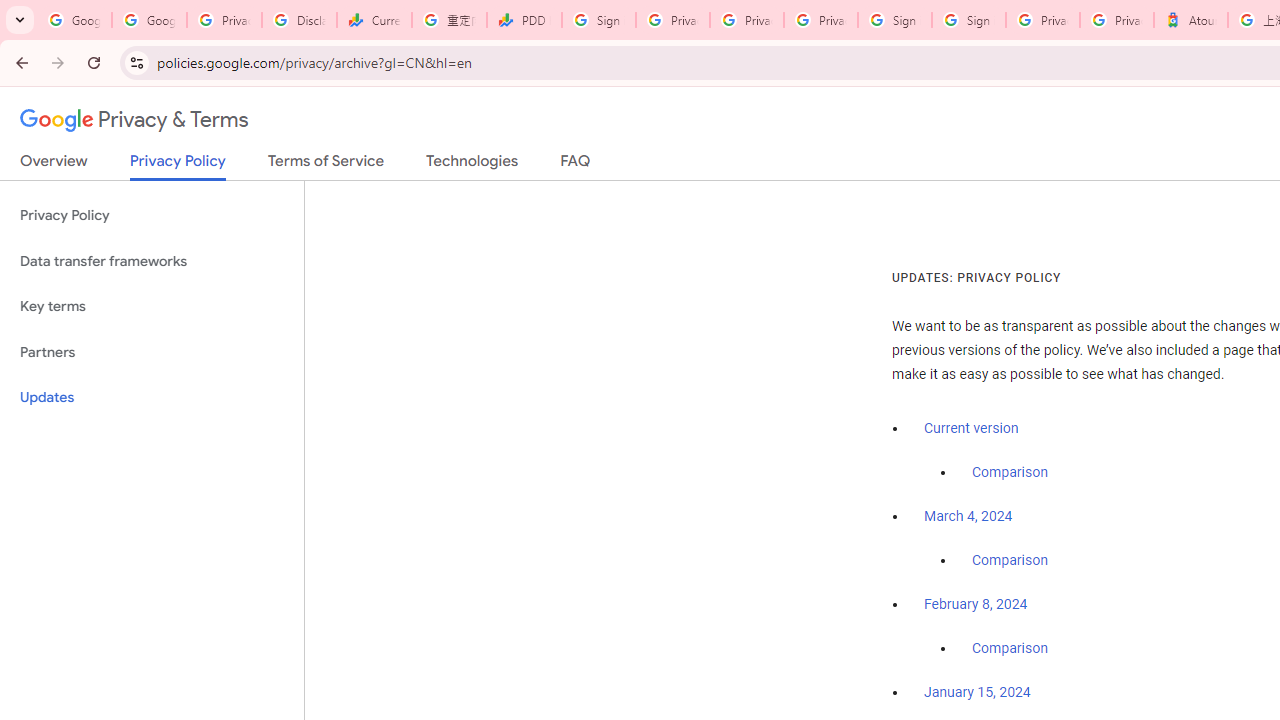  I want to click on 'January 15, 2024', so click(977, 692).